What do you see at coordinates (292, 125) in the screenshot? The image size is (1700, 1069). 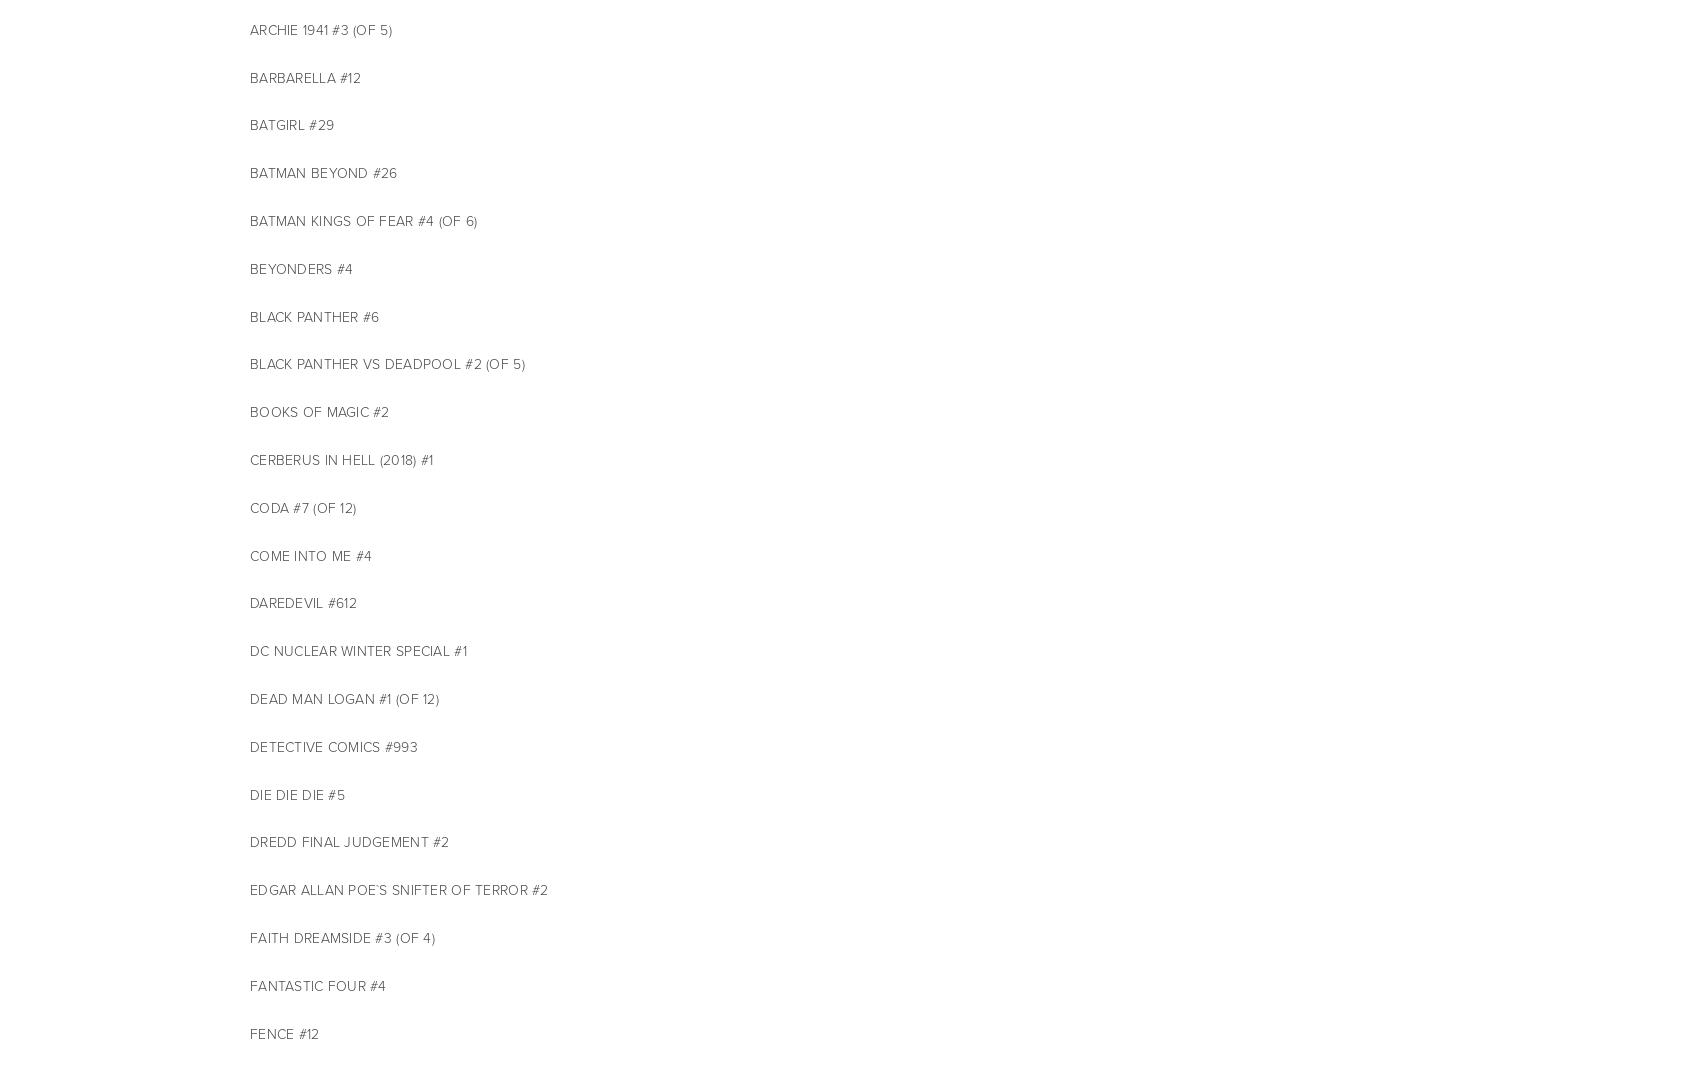 I see `'BATGIRL #29'` at bounding box center [292, 125].